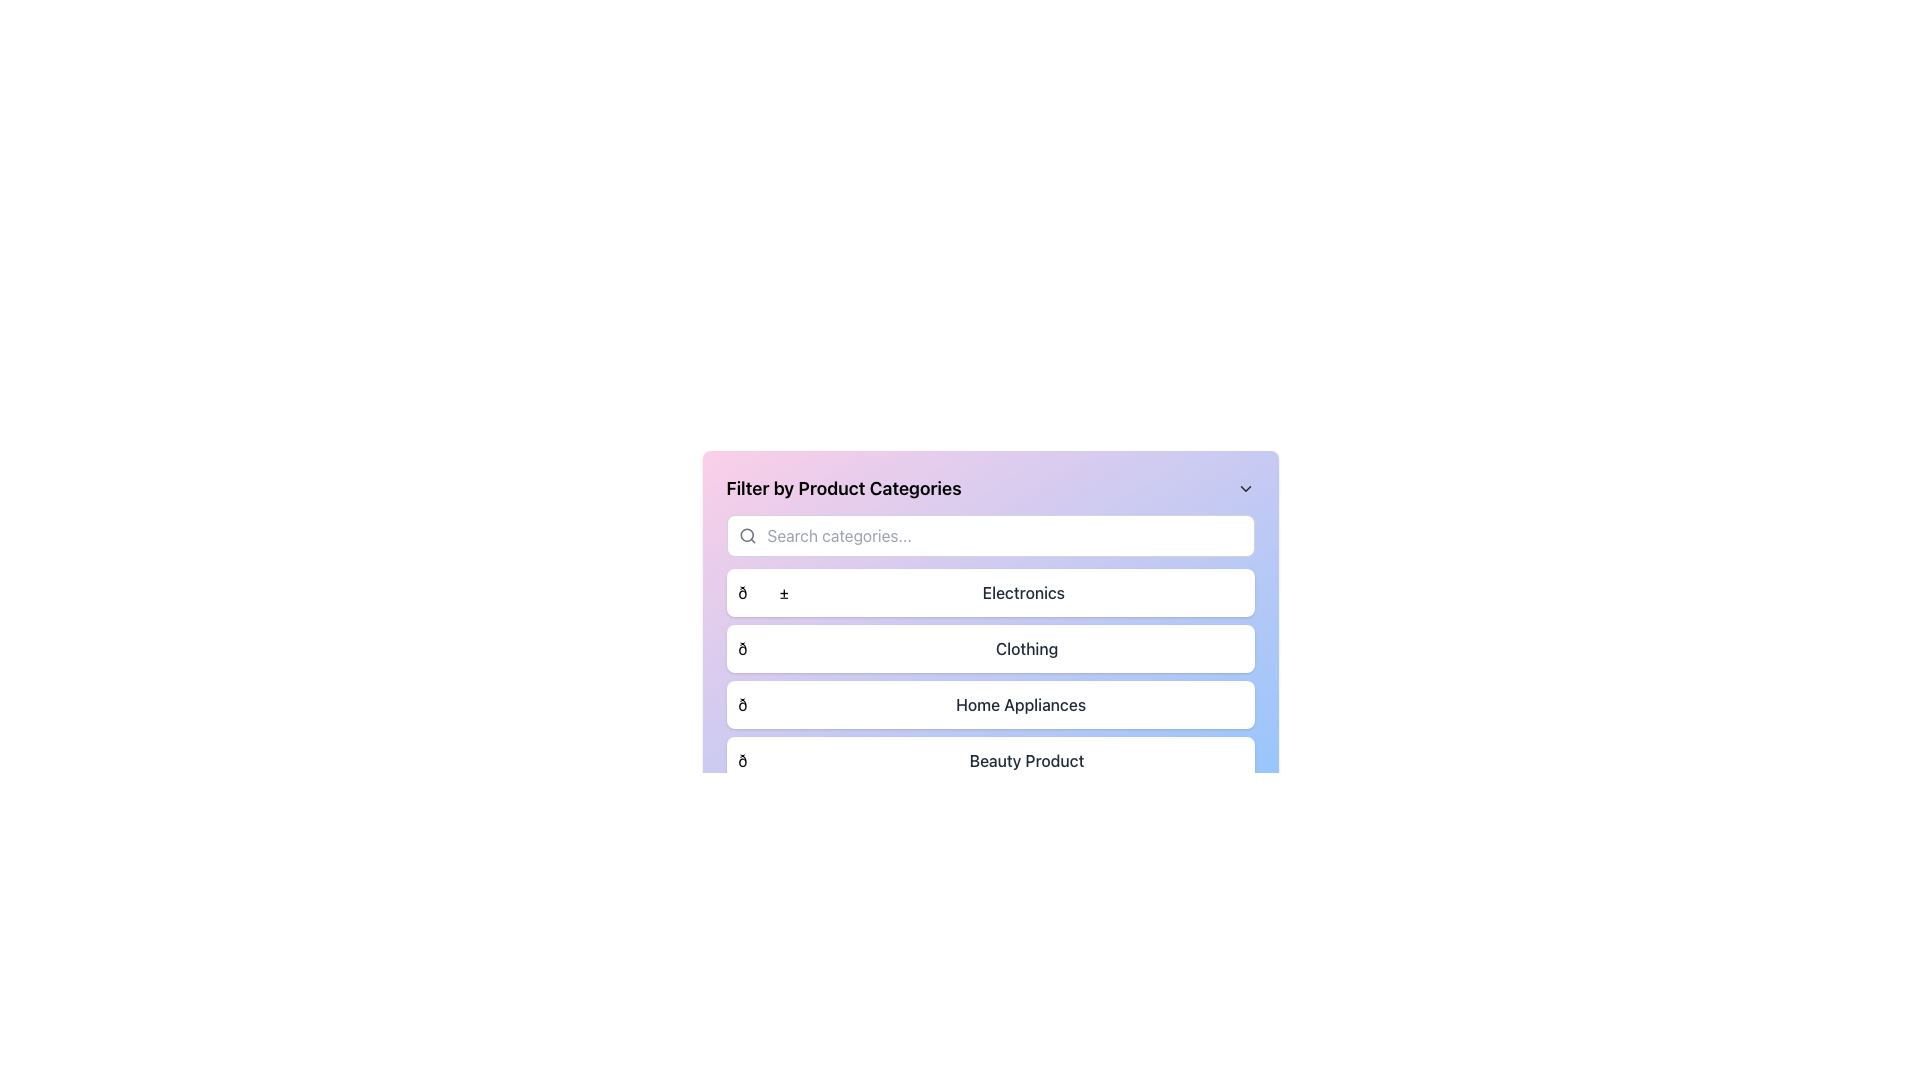 The image size is (1920, 1080). Describe the element at coordinates (746, 535) in the screenshot. I see `the search icon resembling a magnifying glass located at the top-left corner of the search bar to understand the purpose of the input field` at that location.